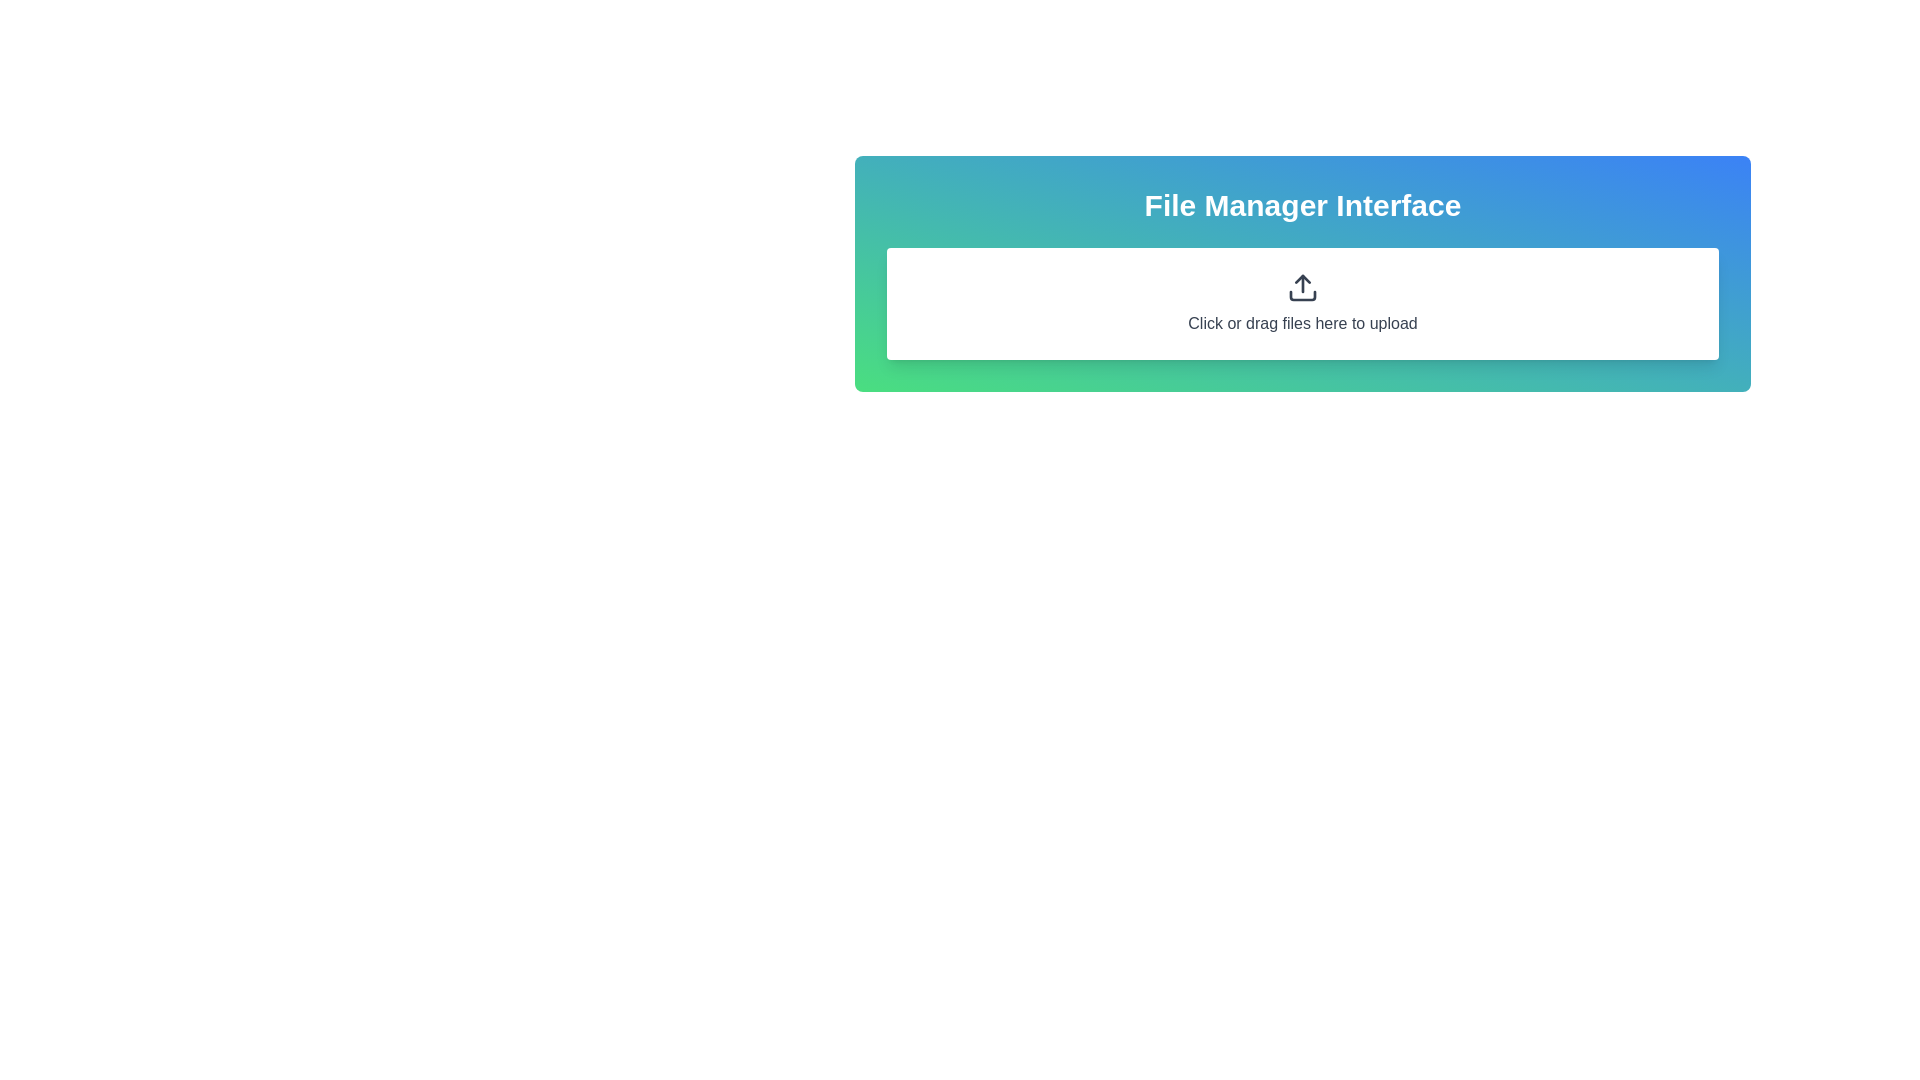 This screenshot has height=1080, width=1920. What do you see at coordinates (1302, 304) in the screenshot?
I see `the interactive file upload area located centrally below the 'File Manager Interface' text` at bounding box center [1302, 304].